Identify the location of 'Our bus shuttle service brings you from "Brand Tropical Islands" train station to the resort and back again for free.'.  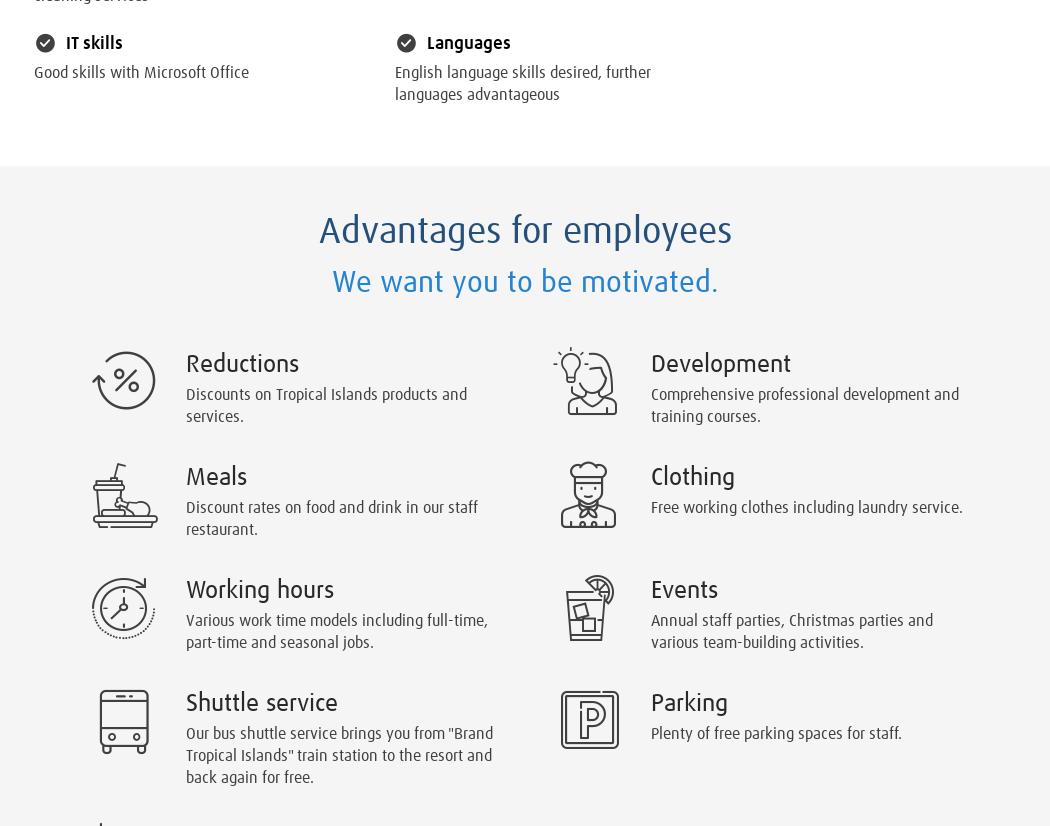
(338, 755).